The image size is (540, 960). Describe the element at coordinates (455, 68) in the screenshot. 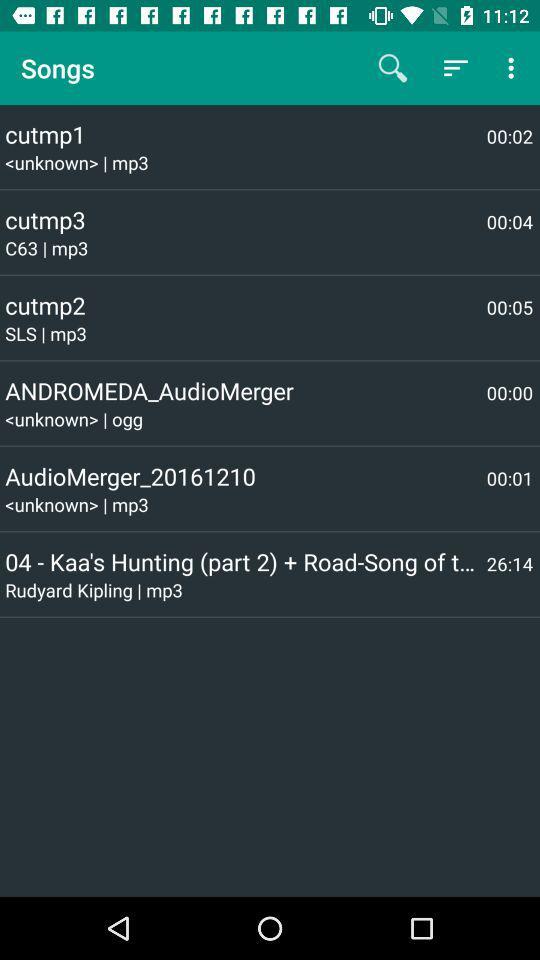

I see `item above the cutmp1 item` at that location.